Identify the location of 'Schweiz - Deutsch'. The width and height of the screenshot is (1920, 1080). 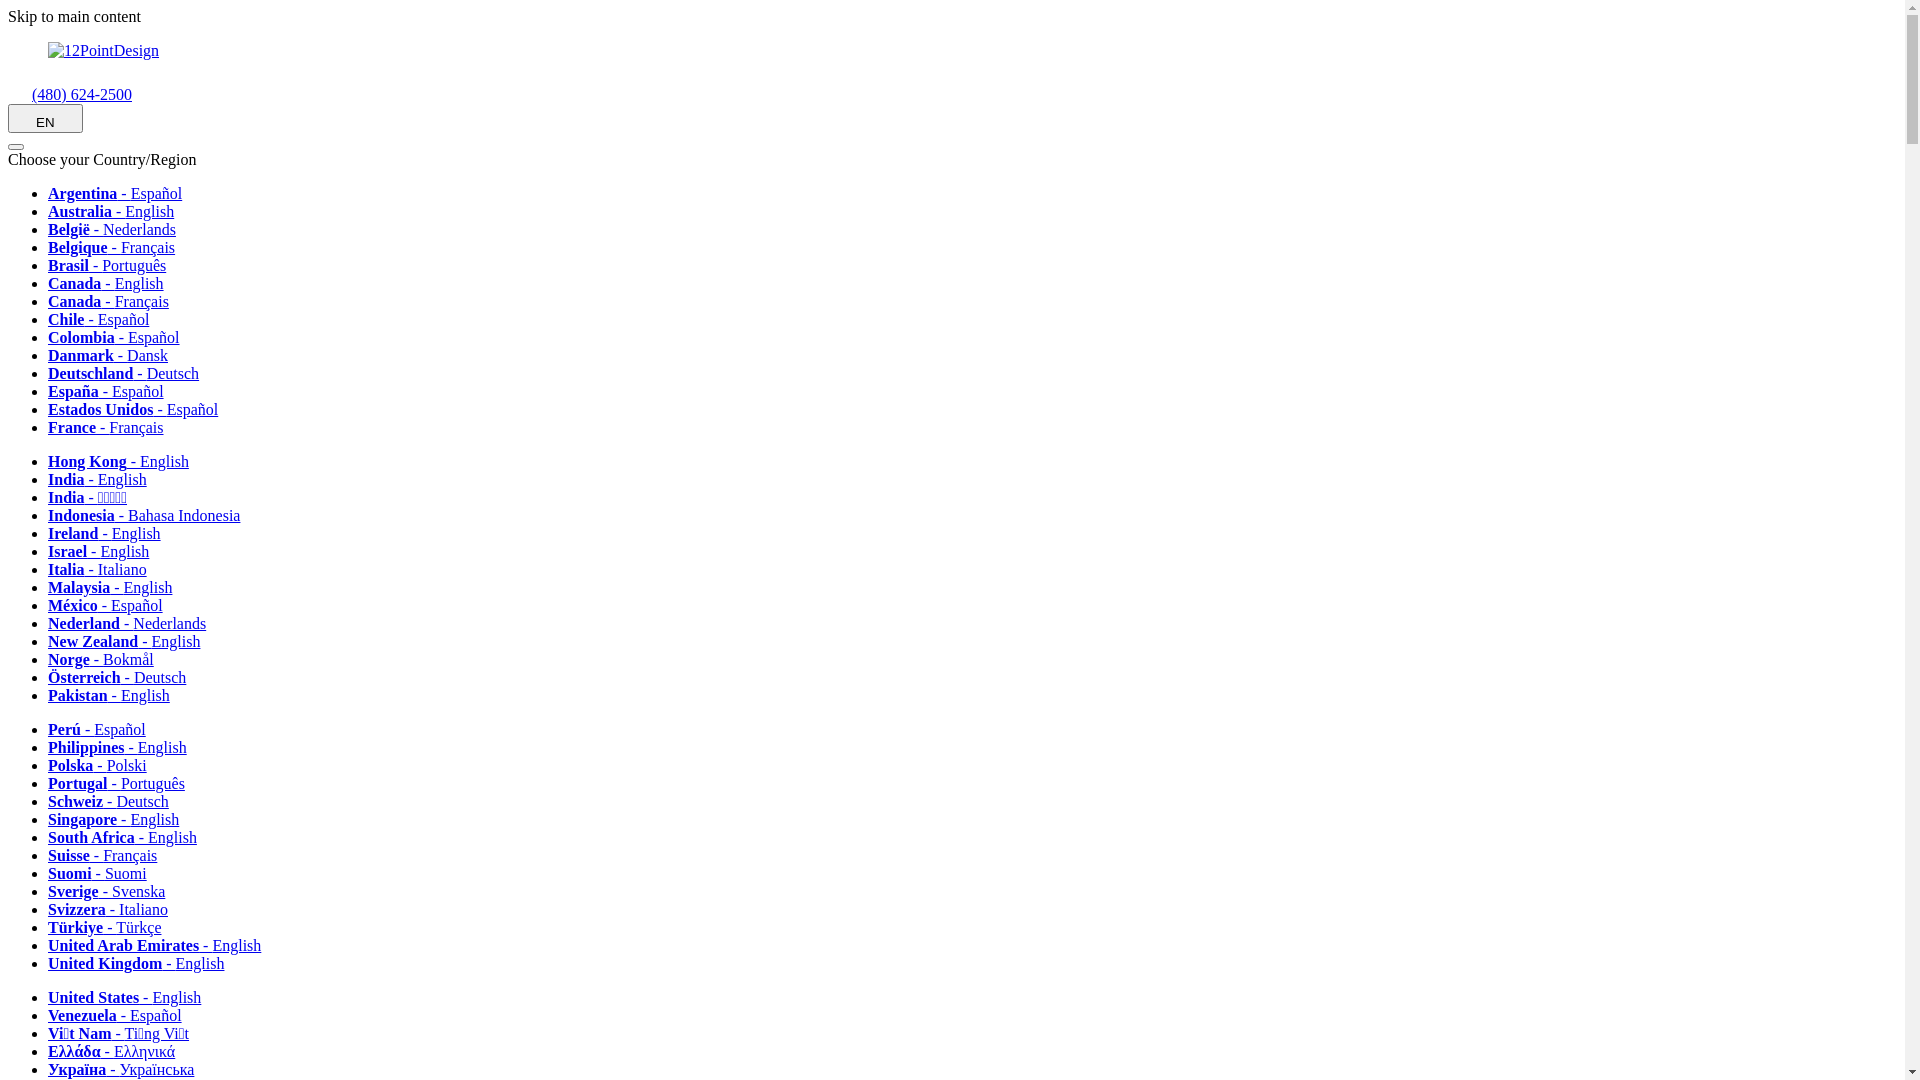
(48, 800).